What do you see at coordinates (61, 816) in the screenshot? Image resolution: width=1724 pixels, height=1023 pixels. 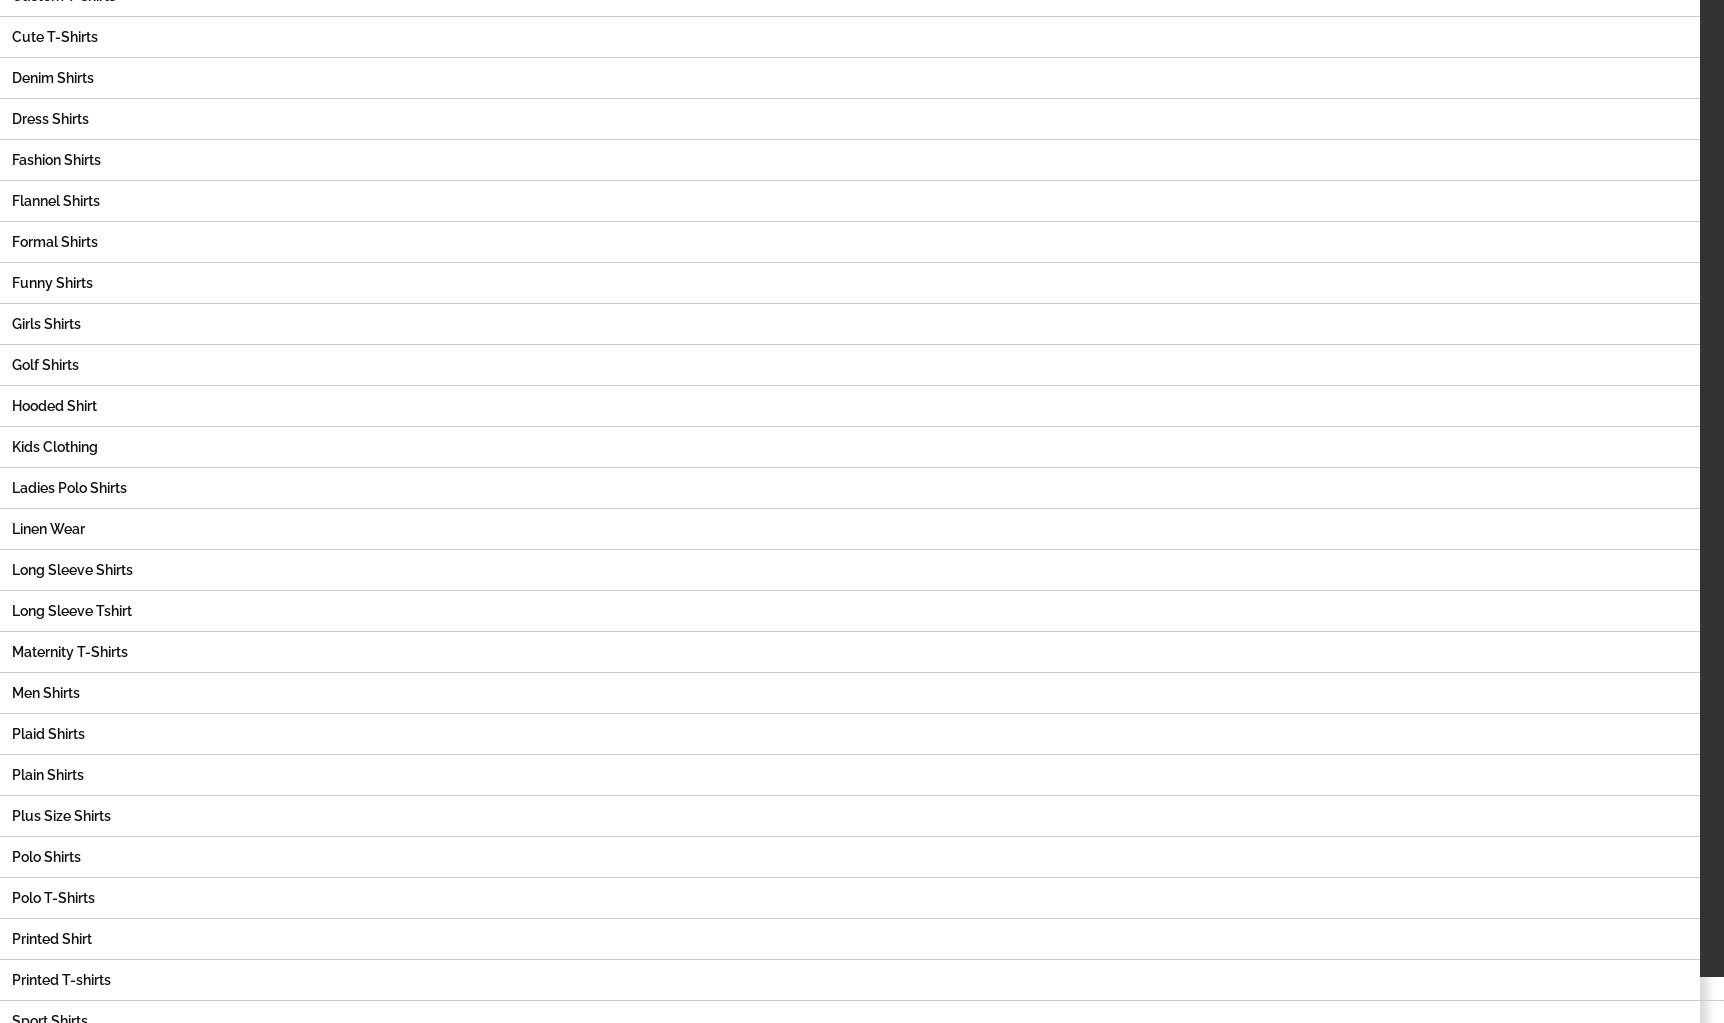 I see `'Plus Size Shirts'` at bounding box center [61, 816].